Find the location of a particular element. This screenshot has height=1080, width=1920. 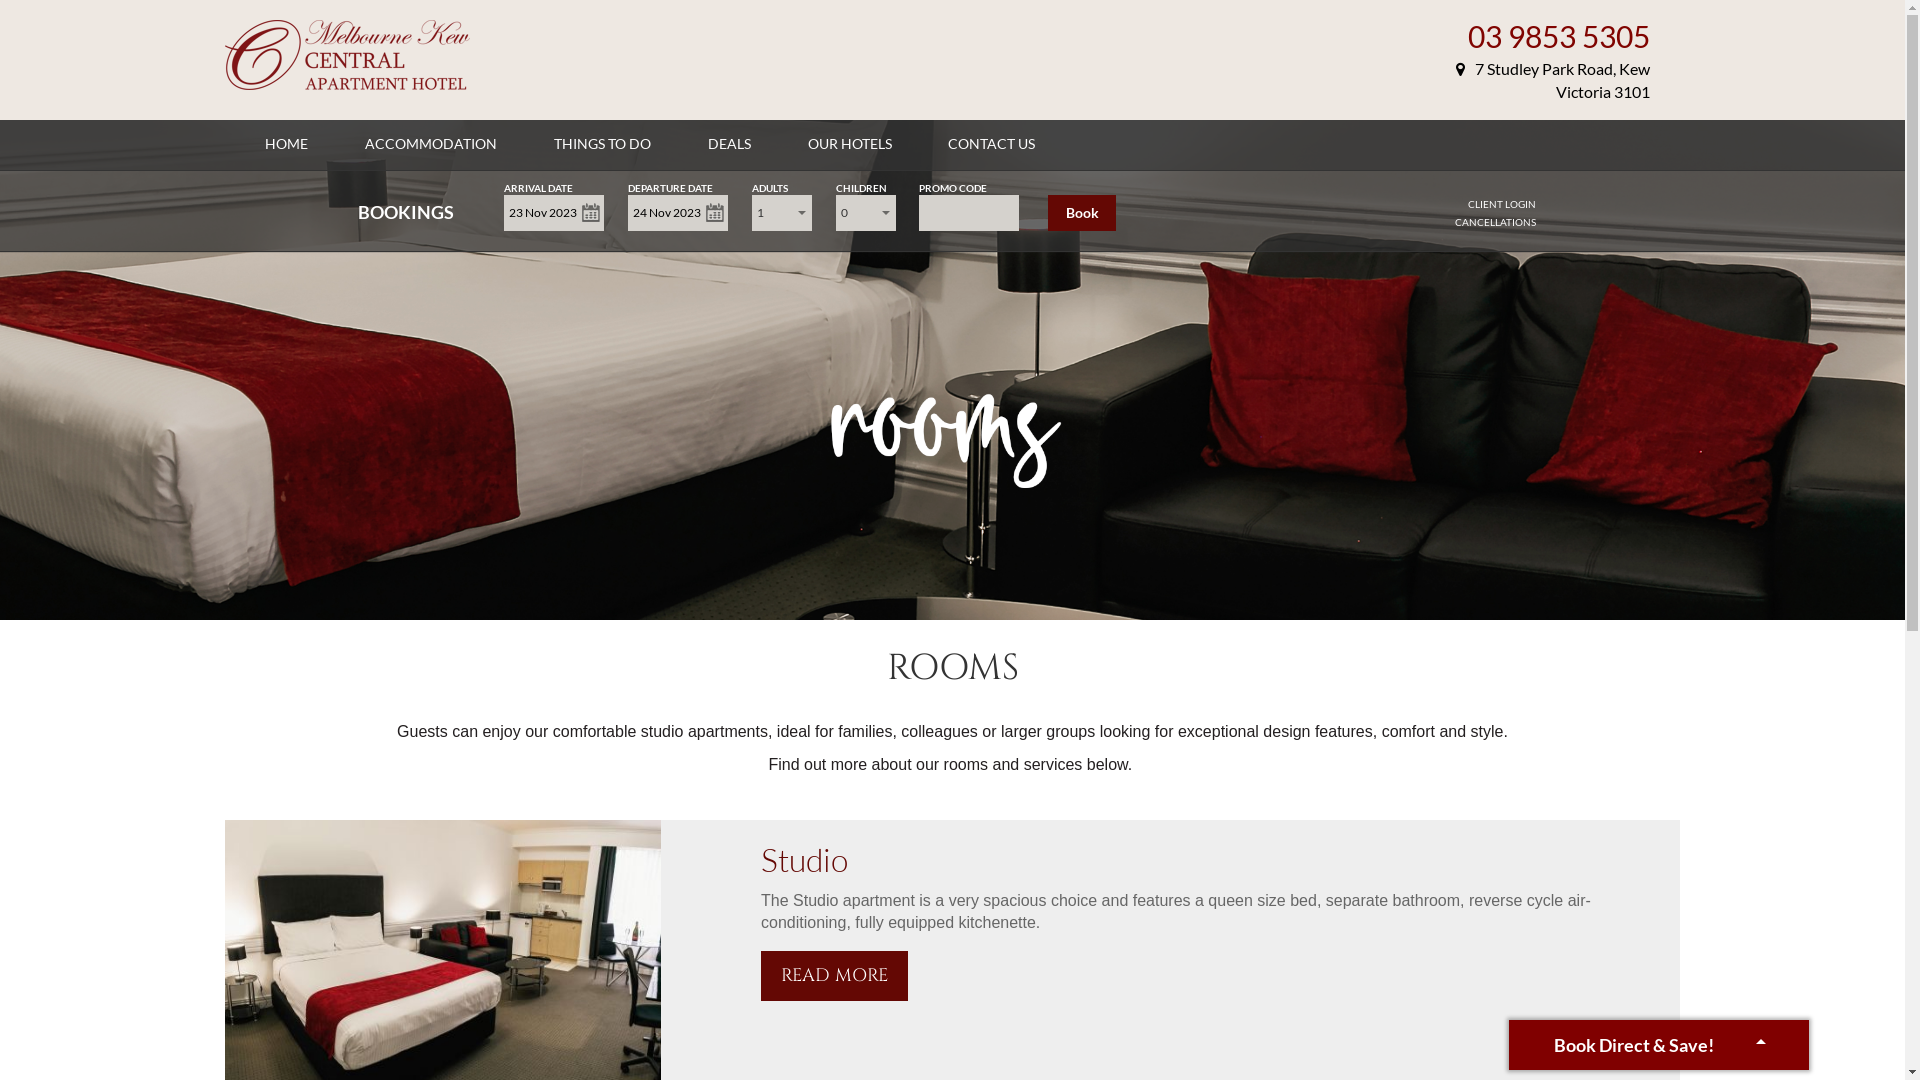

'CANCELLATIONS' is located at coordinates (1495, 222).